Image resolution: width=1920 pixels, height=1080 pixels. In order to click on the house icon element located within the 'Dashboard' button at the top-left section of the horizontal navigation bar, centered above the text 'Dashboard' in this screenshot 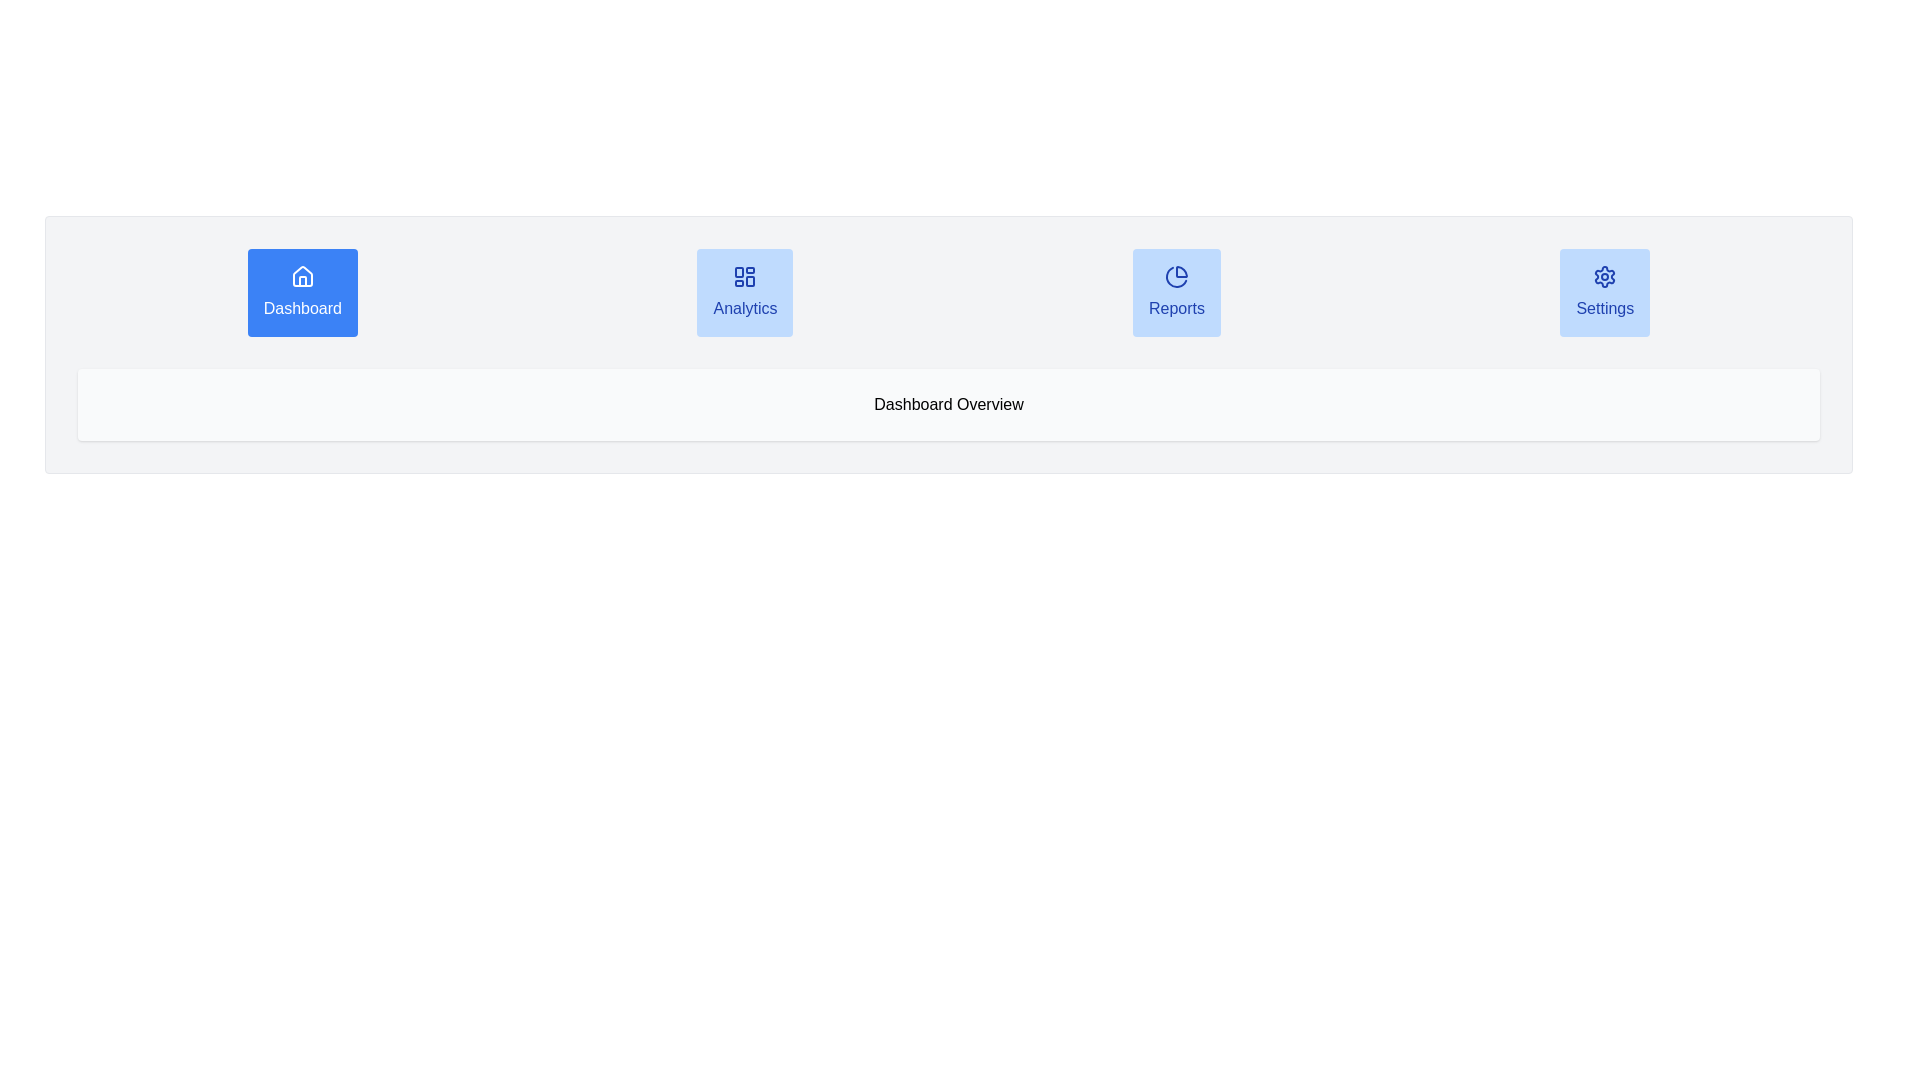, I will do `click(301, 277)`.